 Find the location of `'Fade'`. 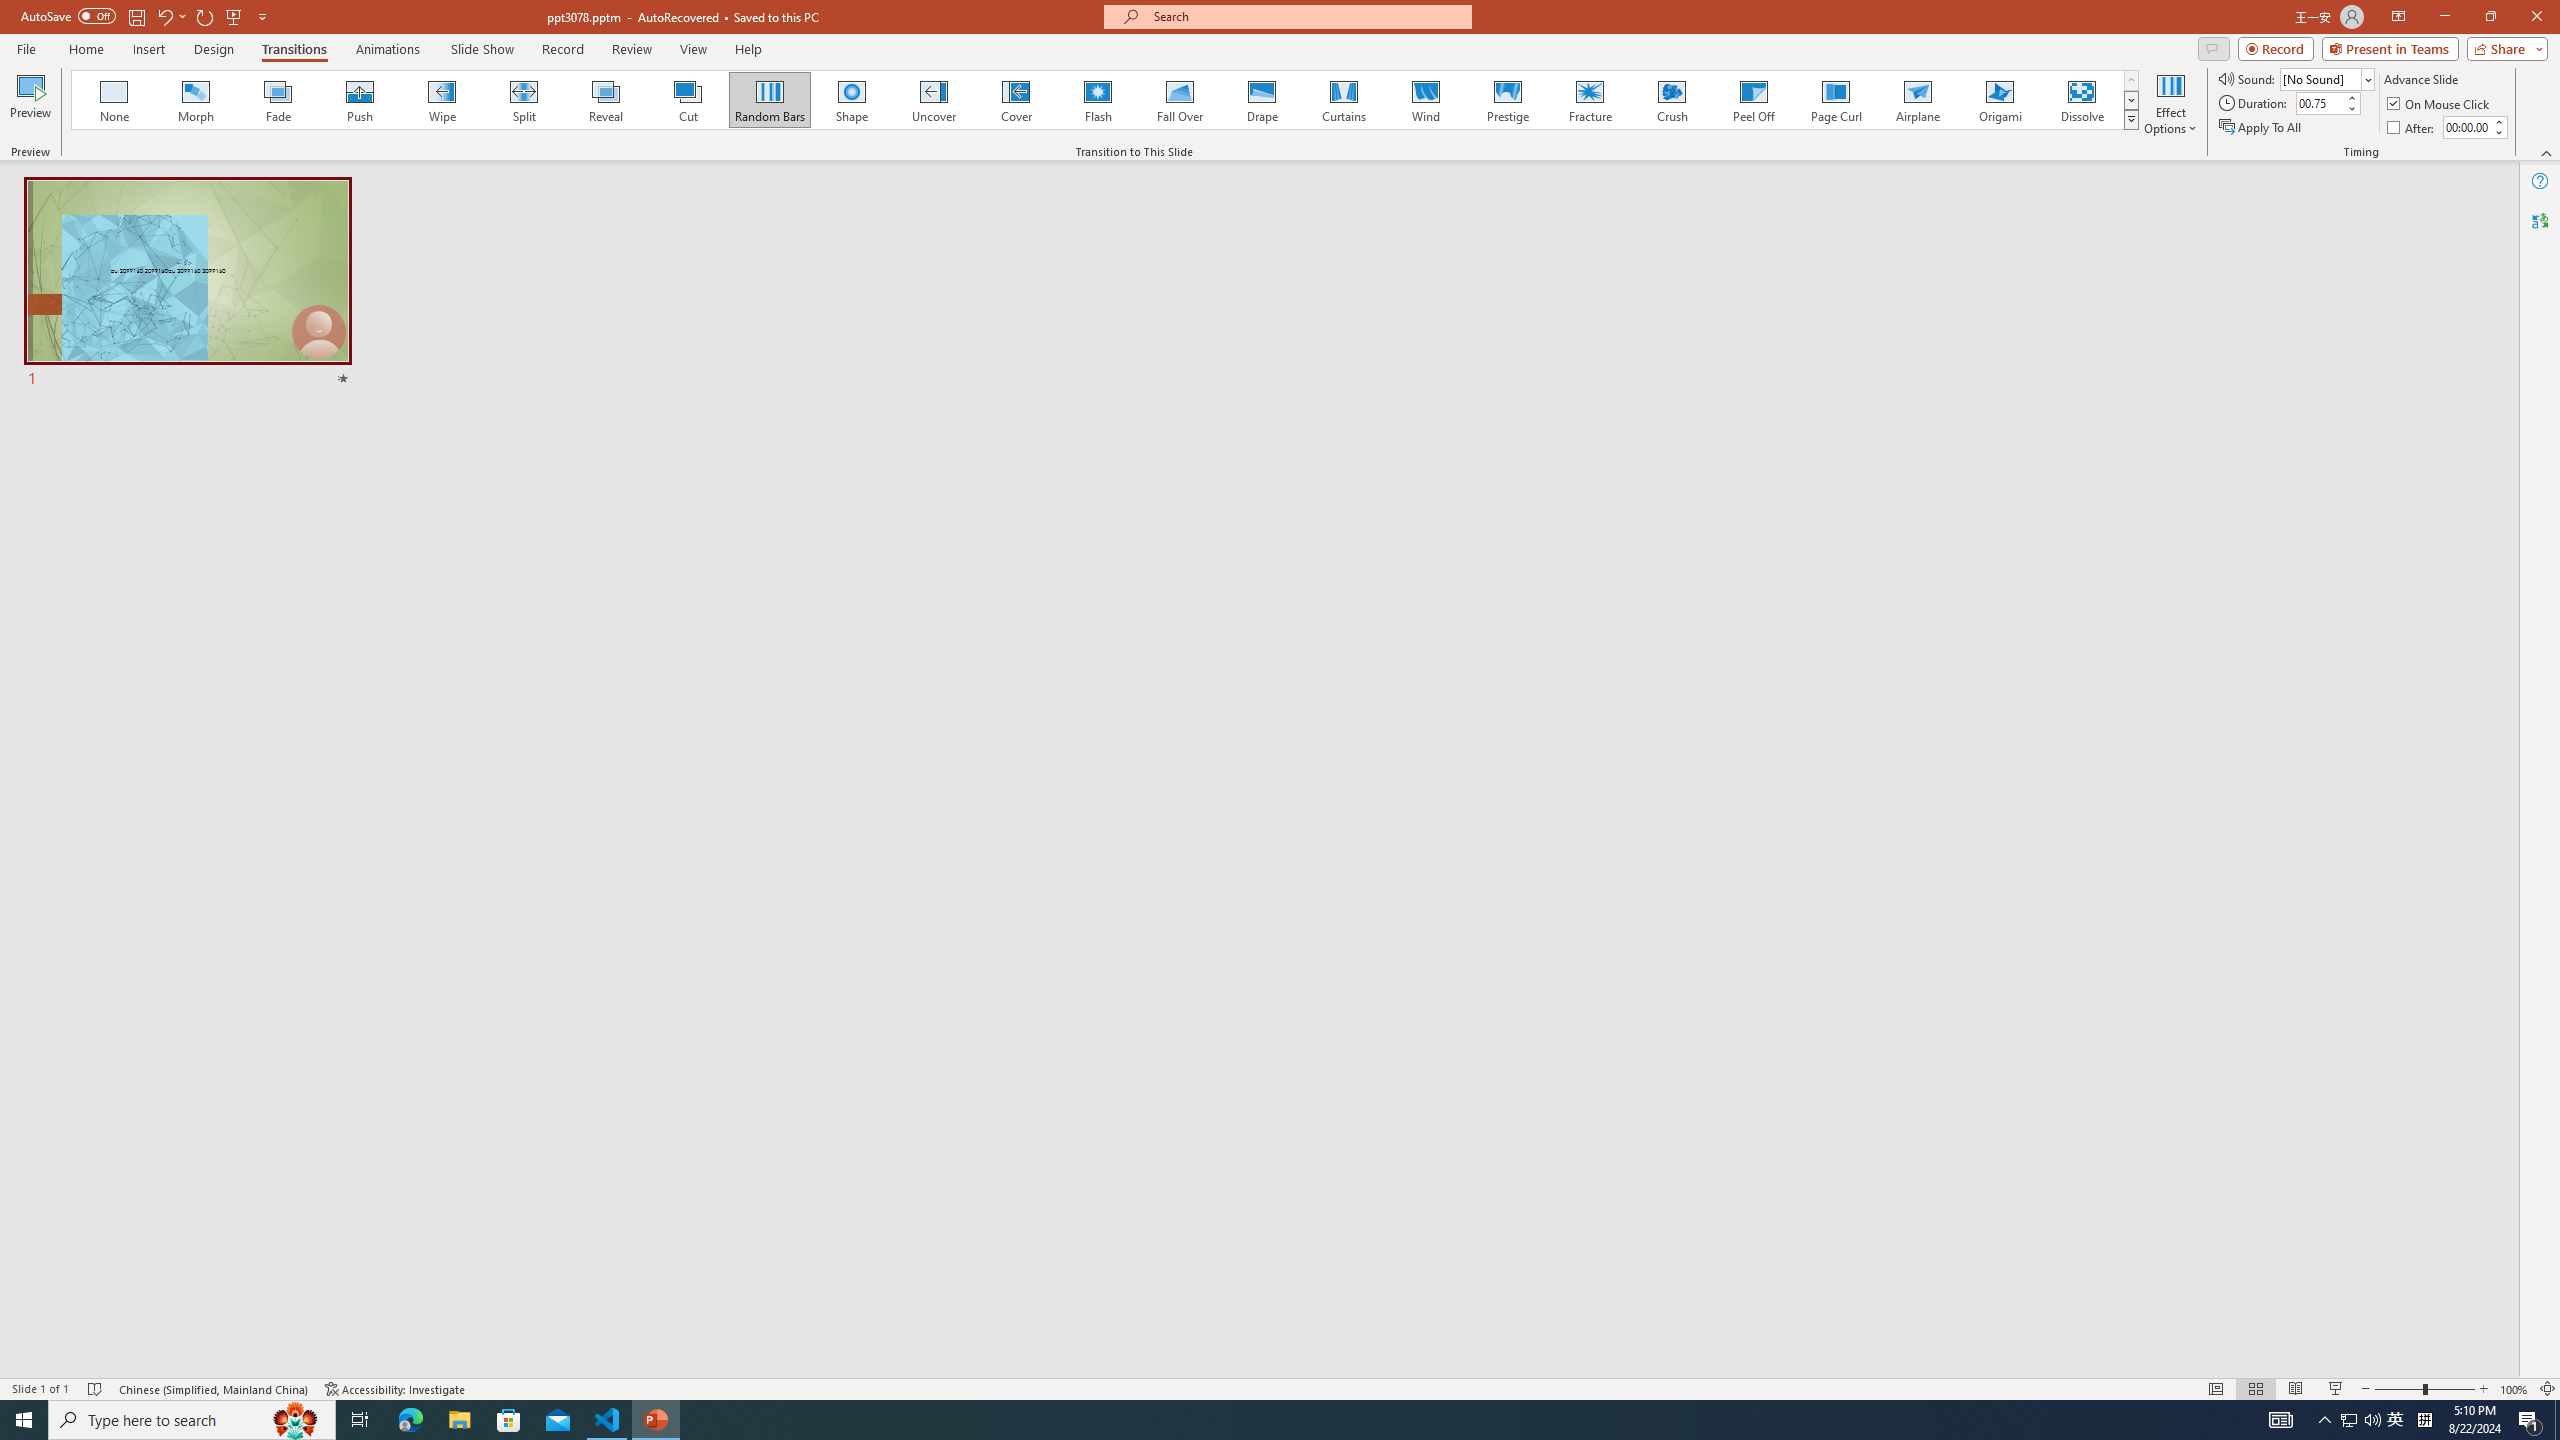

'Fade' is located at coordinates (278, 99).